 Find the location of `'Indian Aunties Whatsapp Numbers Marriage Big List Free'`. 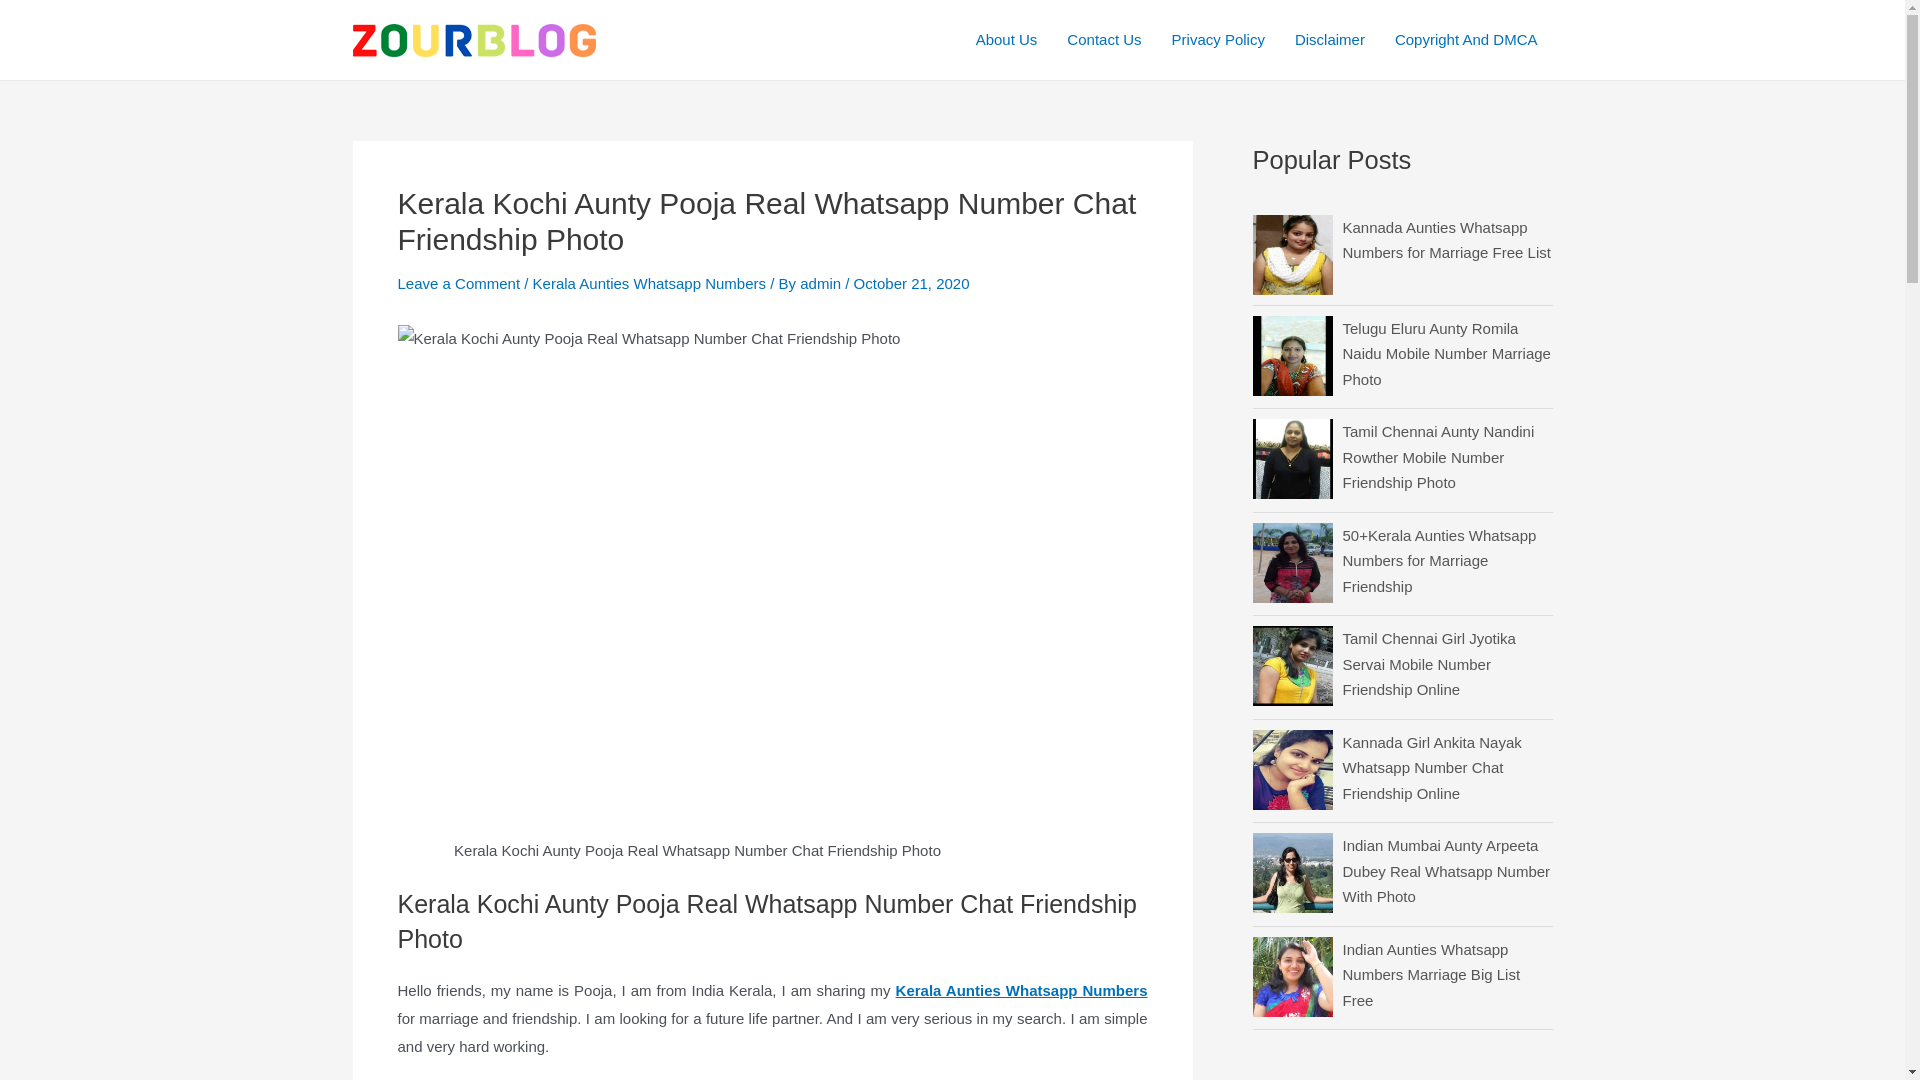

'Indian Aunties Whatsapp Numbers Marriage Big List Free' is located at coordinates (1342, 974).